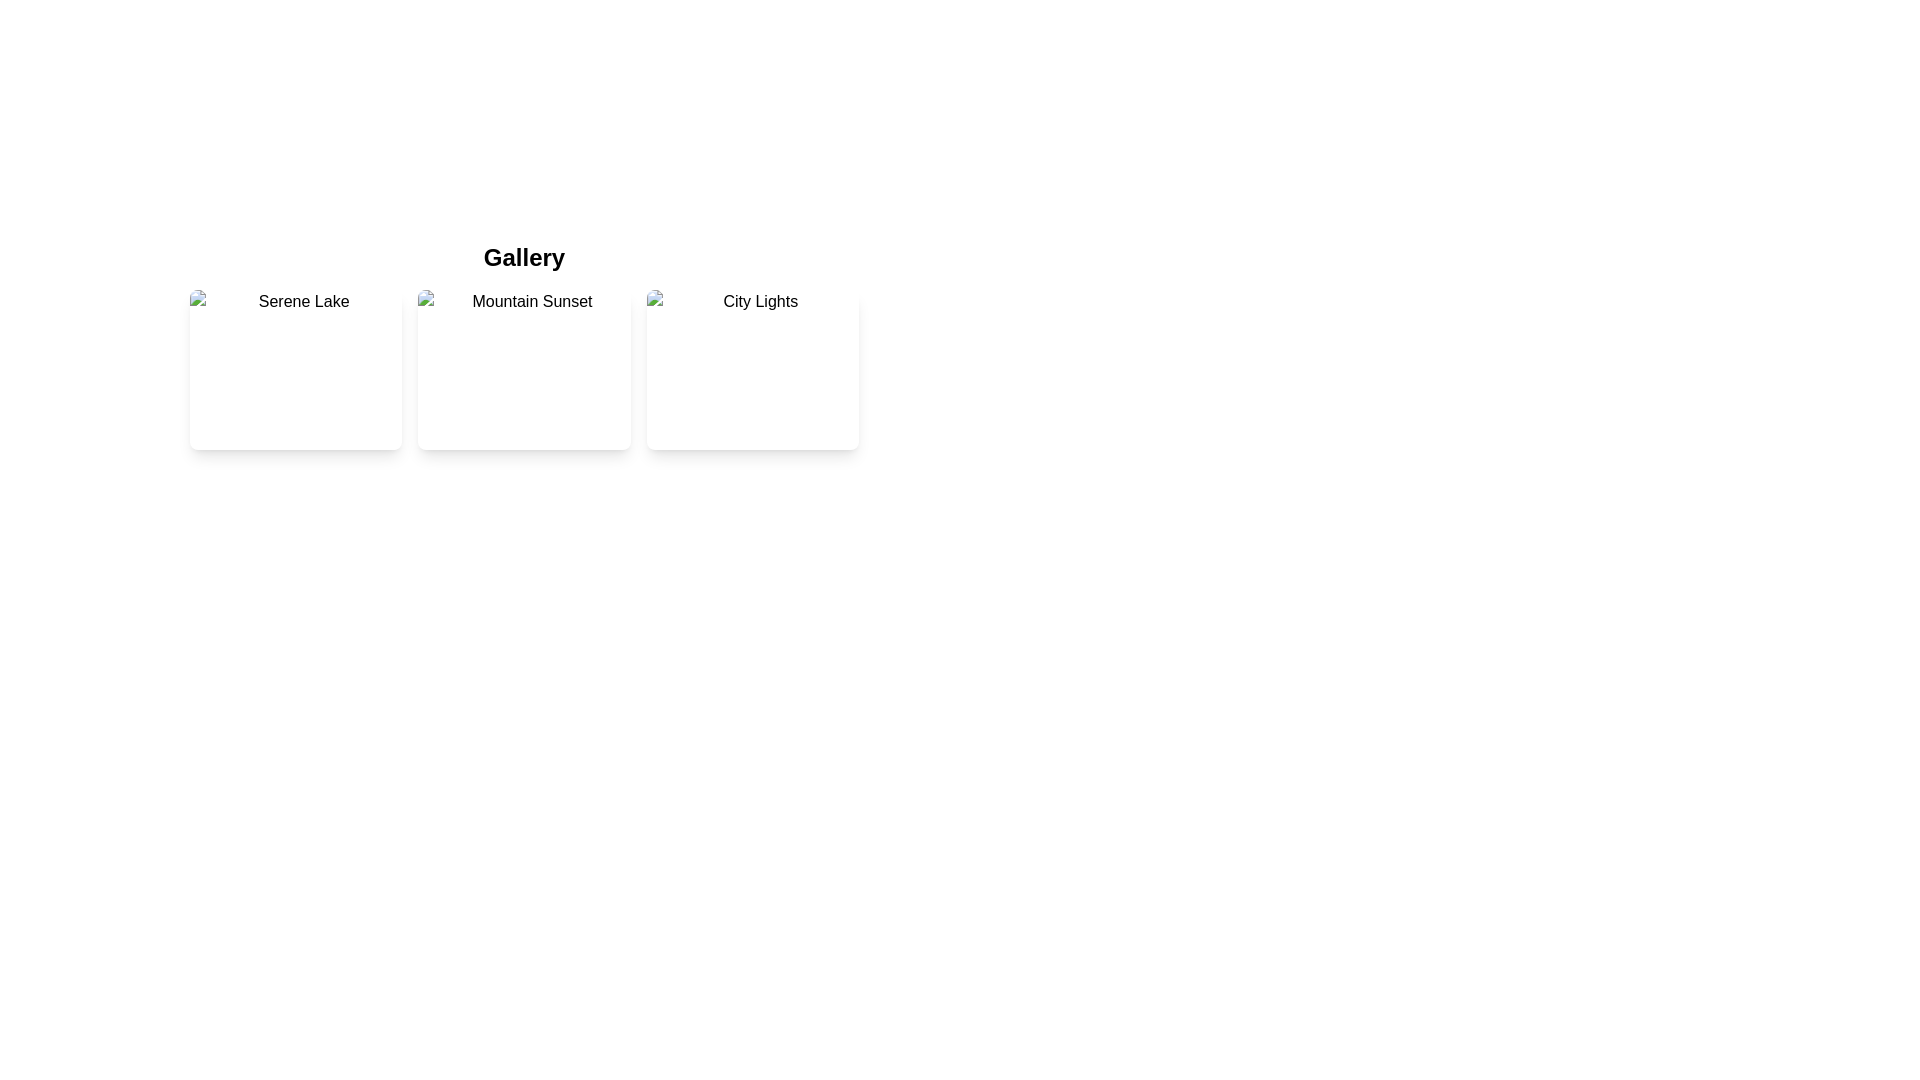 The width and height of the screenshot is (1920, 1080). I want to click on the circular zoom-in button with a magnifying glass and plus sign, located at the bottom-center of the 'City Lights' card, so click(751, 370).